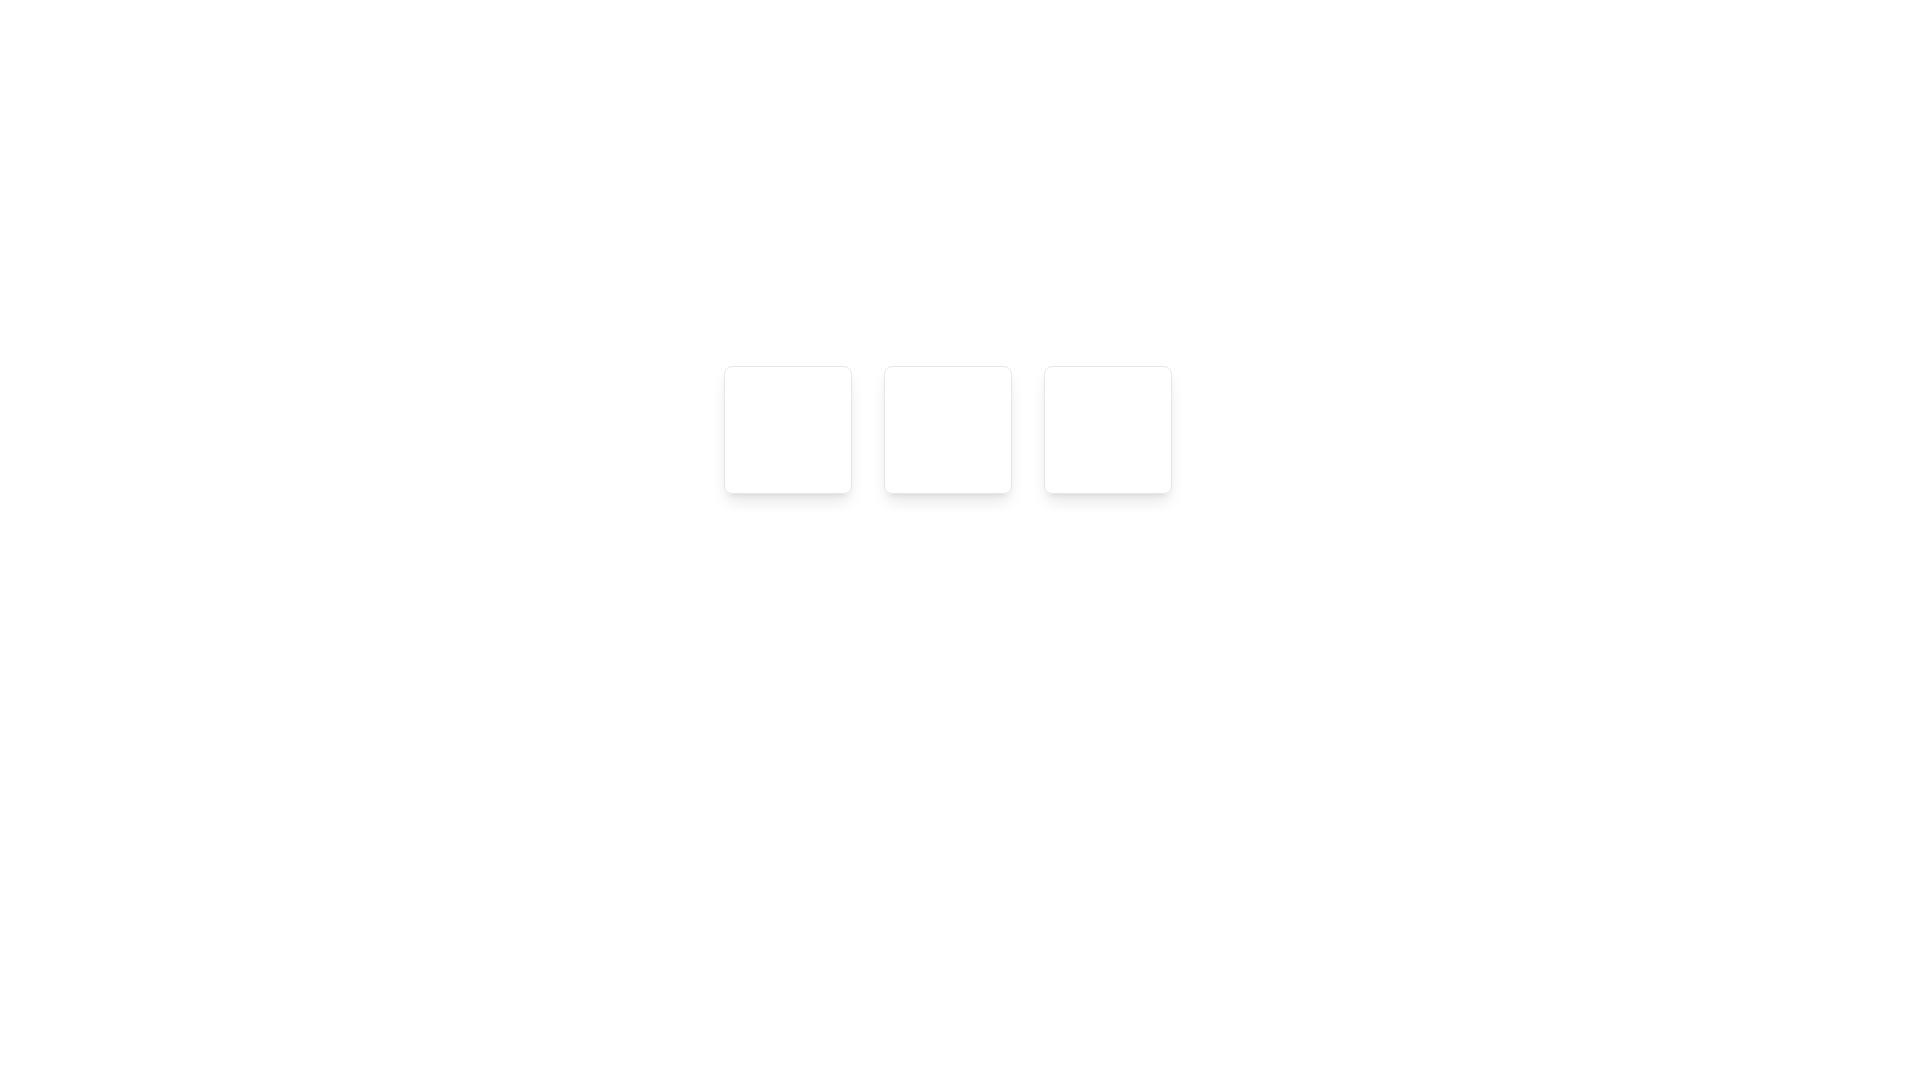  Describe the element at coordinates (946, 428) in the screenshot. I see `the middle interactive card or tile in a horizontal row of three tiles` at that location.